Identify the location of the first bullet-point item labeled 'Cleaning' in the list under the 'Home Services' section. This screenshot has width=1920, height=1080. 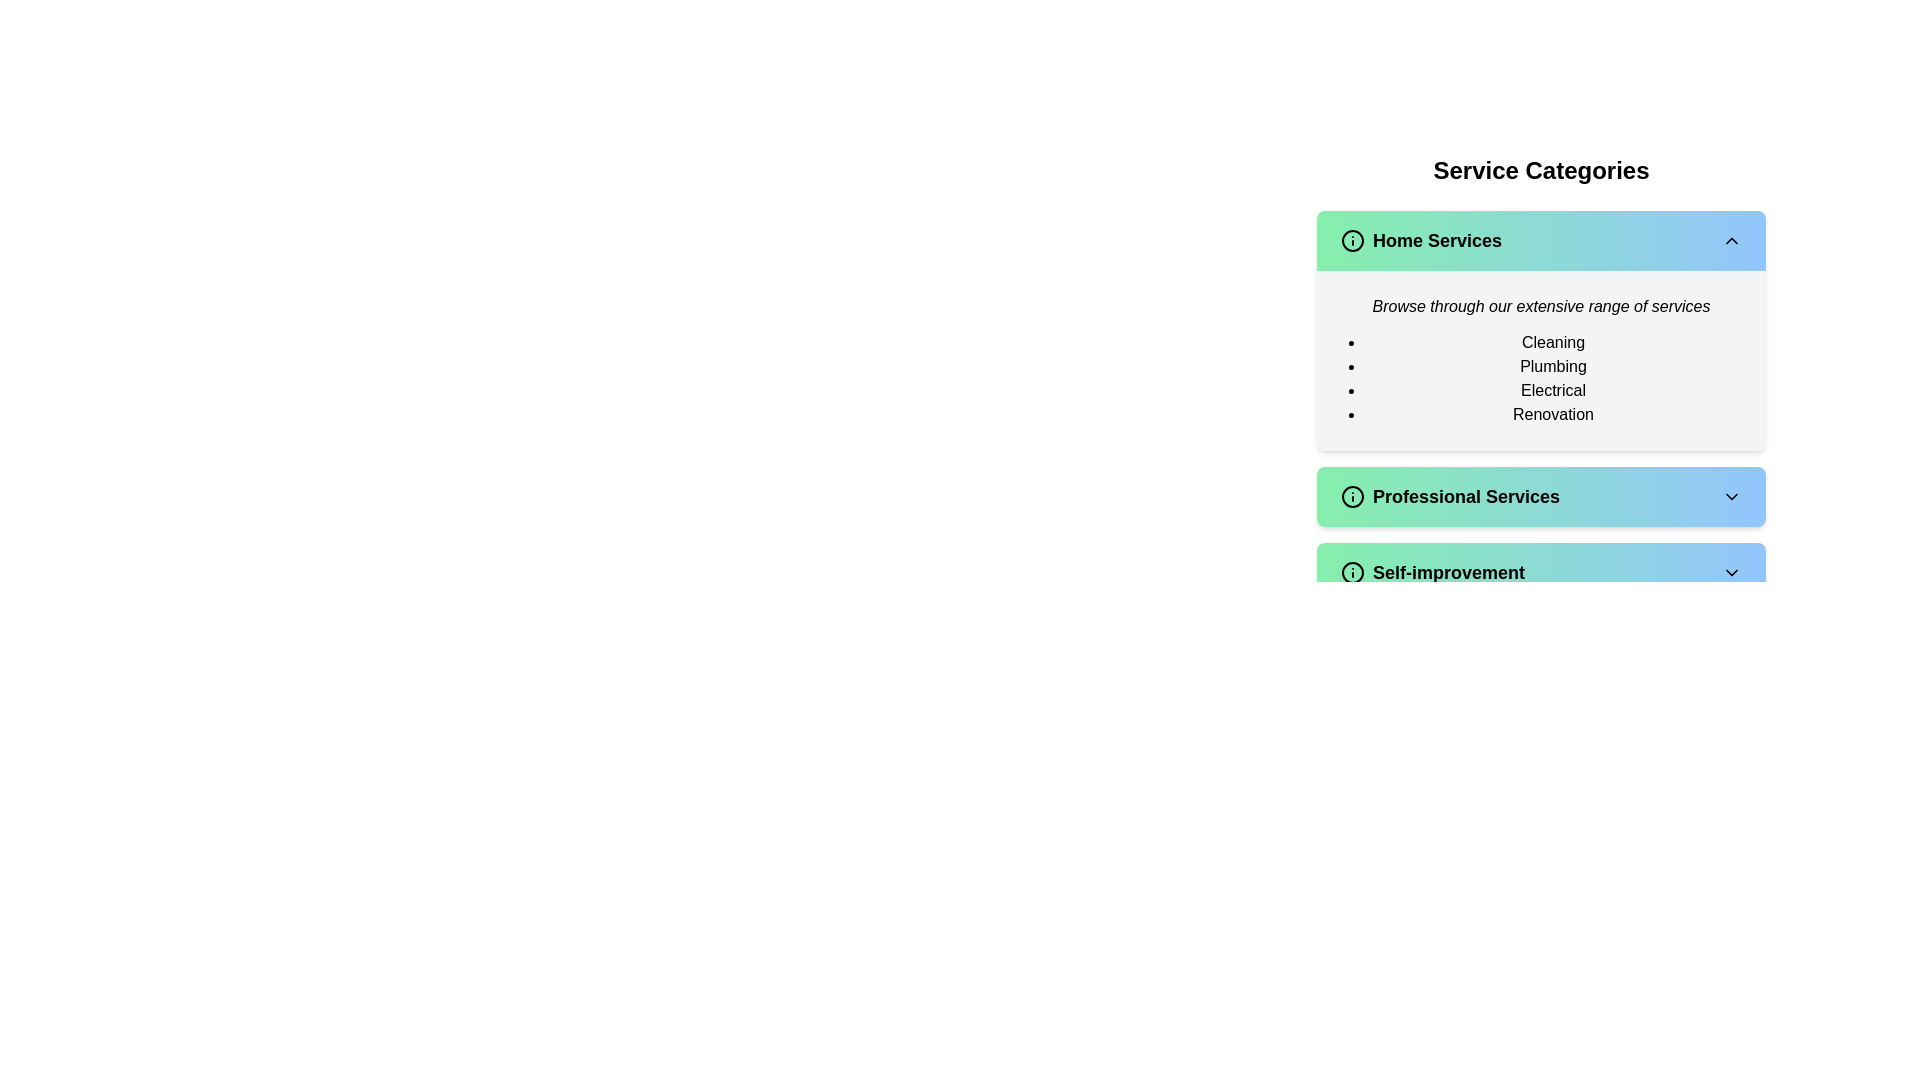
(1552, 342).